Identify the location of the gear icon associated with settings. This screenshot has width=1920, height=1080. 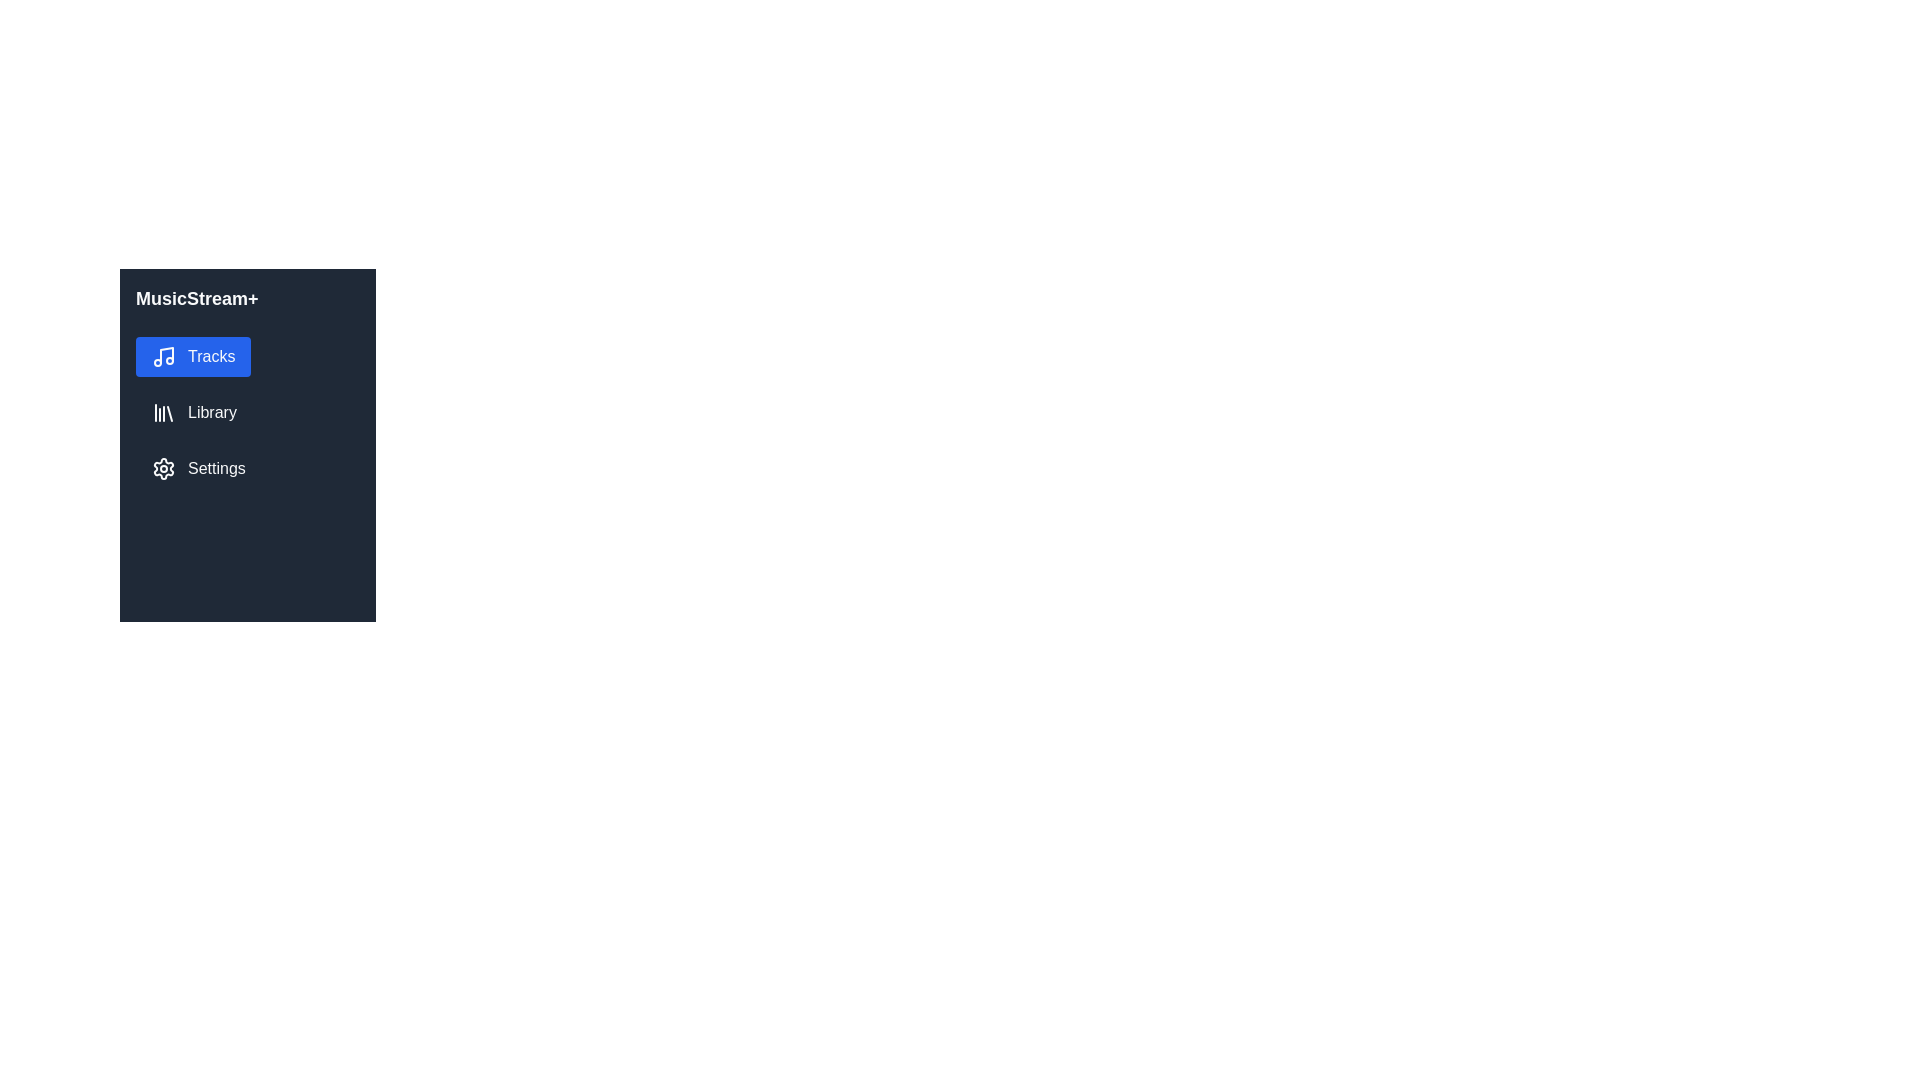
(163, 469).